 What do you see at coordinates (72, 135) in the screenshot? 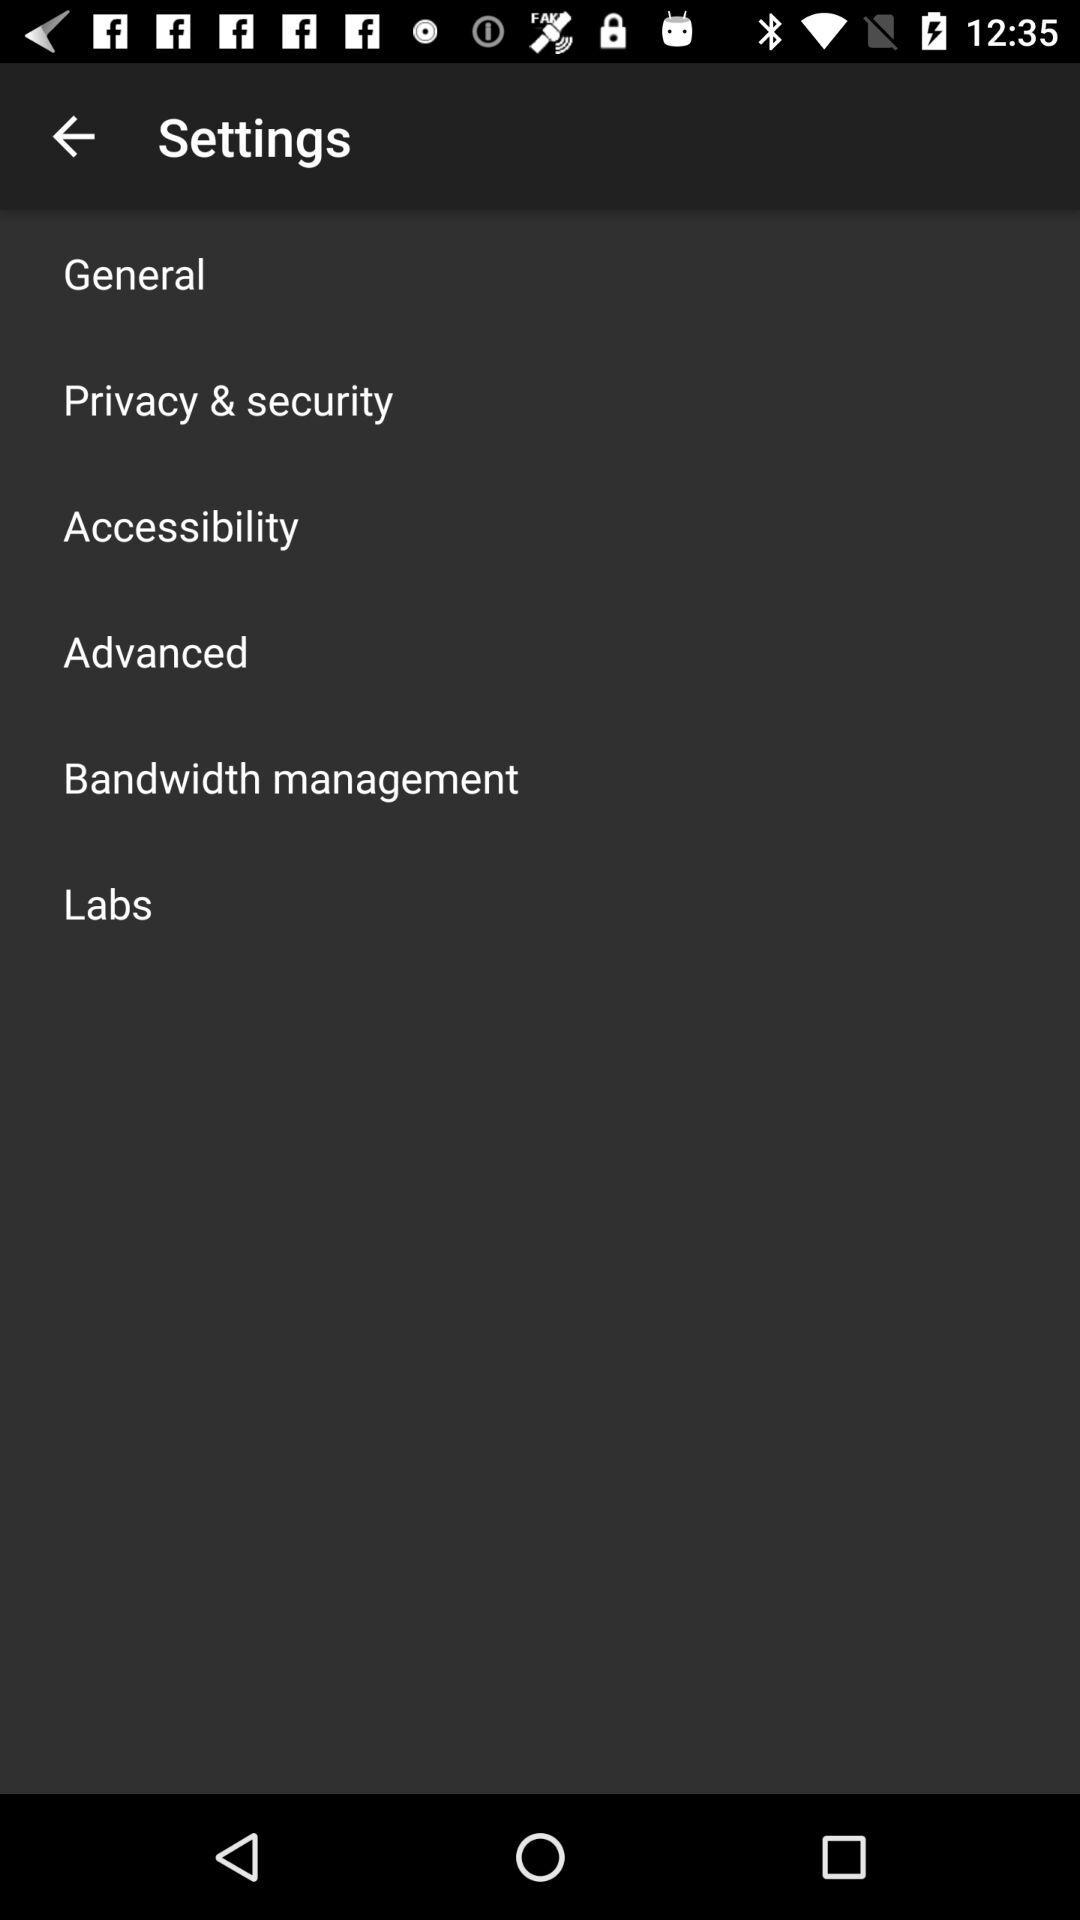
I see `the app to the left of settings icon` at bounding box center [72, 135].